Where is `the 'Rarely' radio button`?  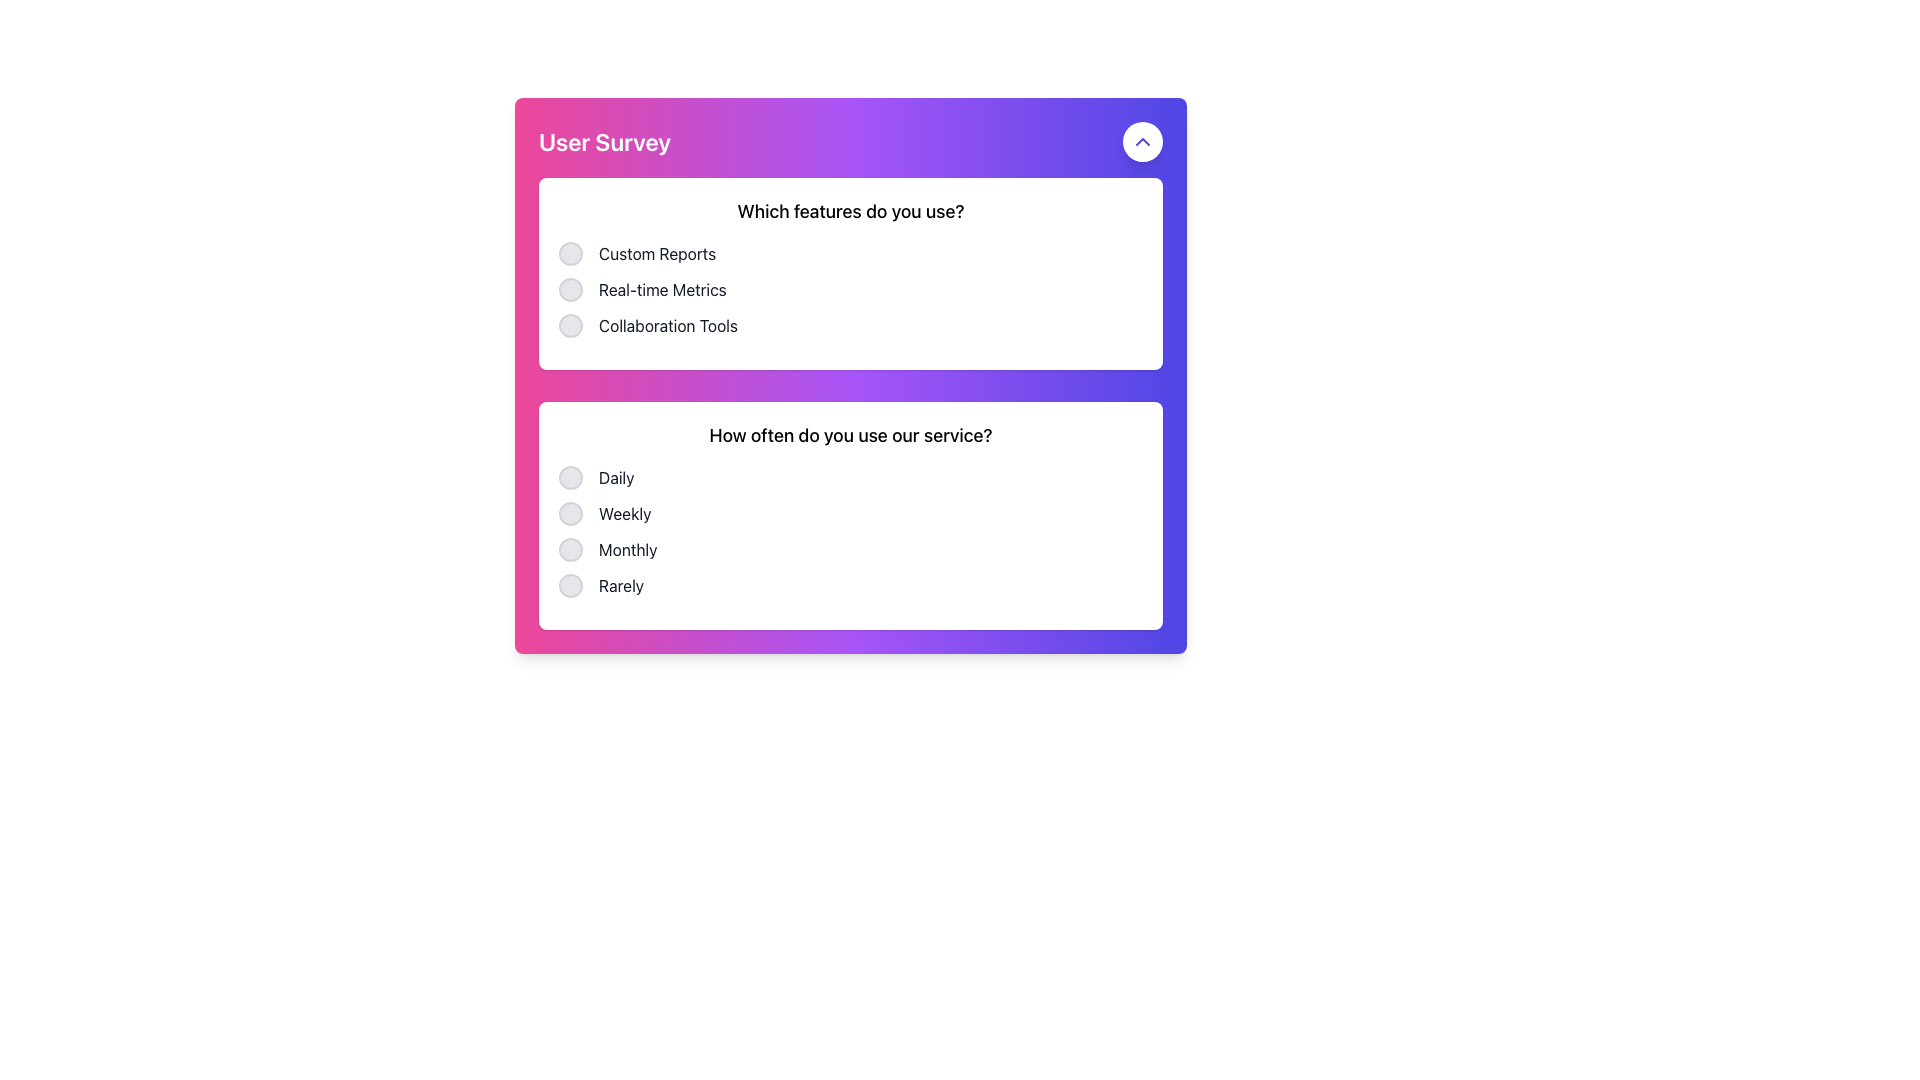 the 'Rarely' radio button is located at coordinates (570, 585).